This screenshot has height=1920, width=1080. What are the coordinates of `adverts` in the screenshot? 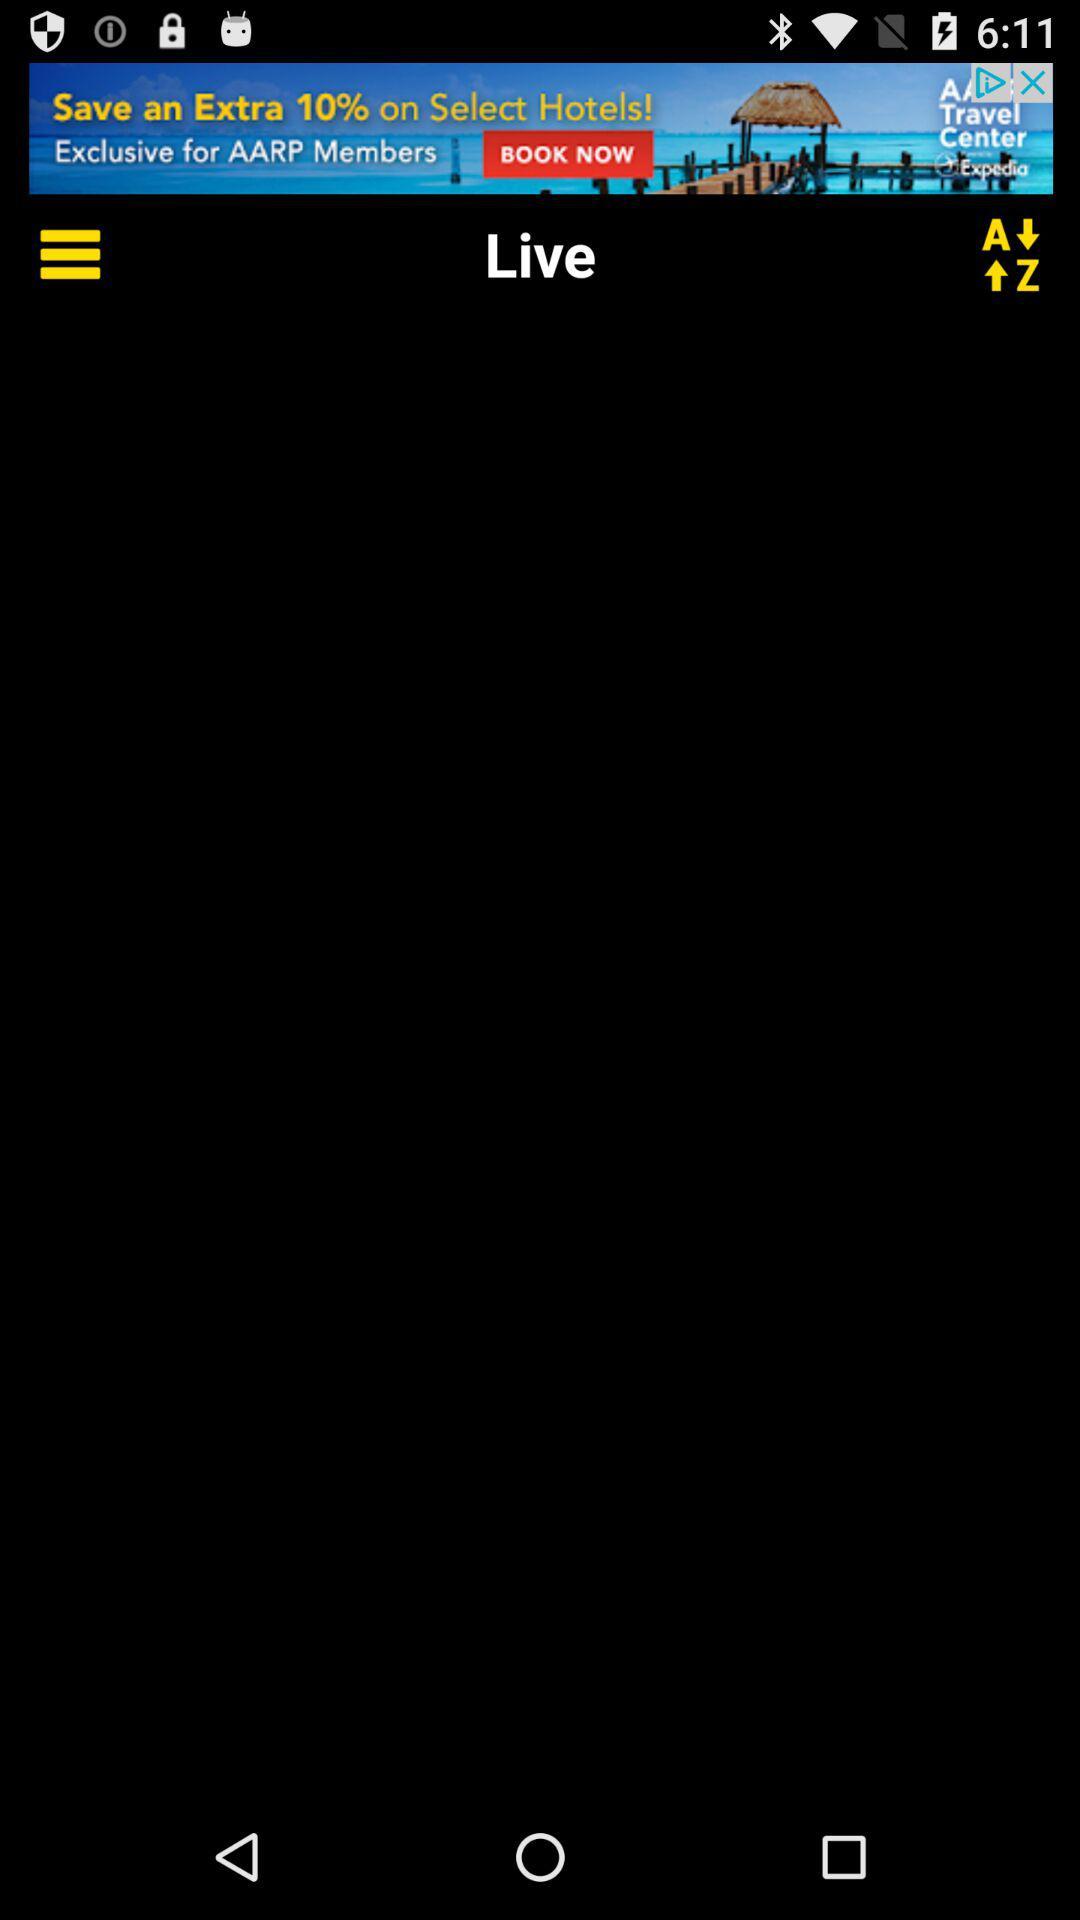 It's located at (540, 127).